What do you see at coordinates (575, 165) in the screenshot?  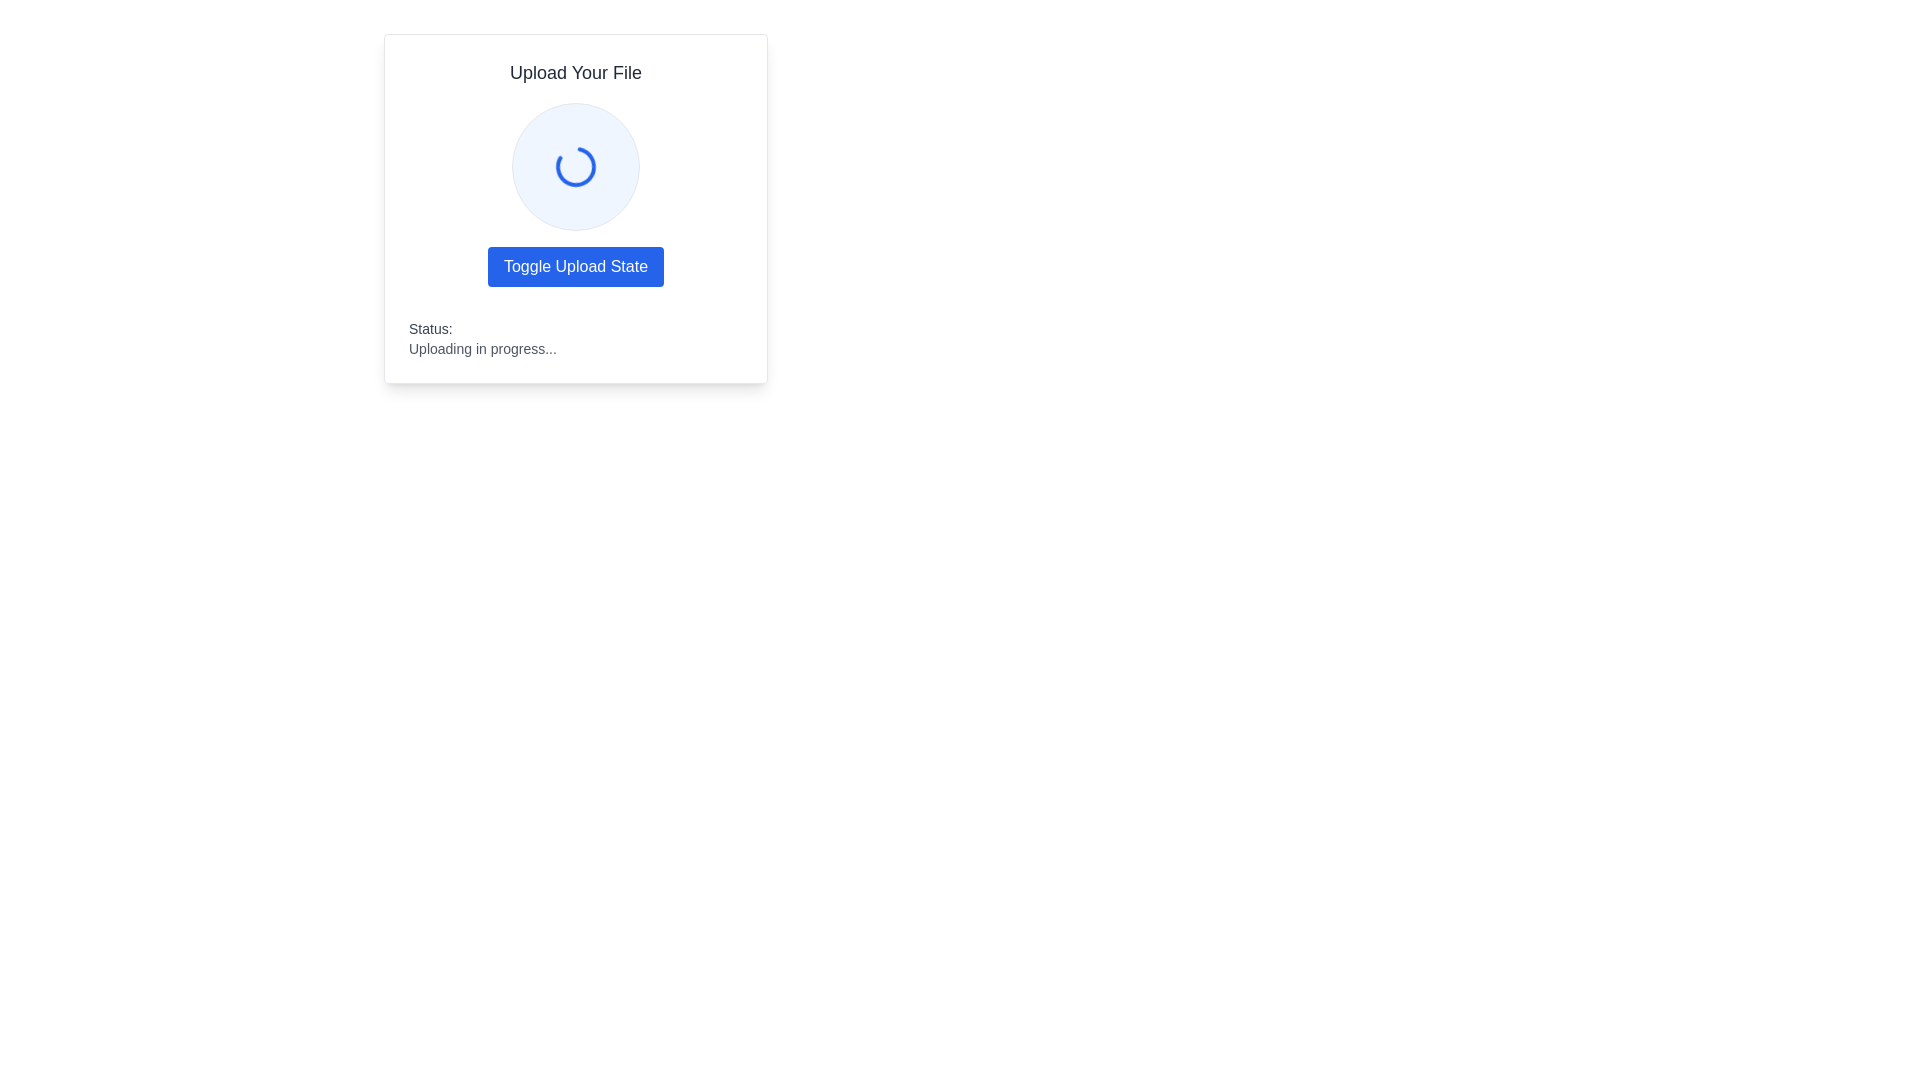 I see `the Spinner/Loader that indicates a loading or progress state, located centrally below the title 'Upload Your File' and above the 'Toggle Upload State' button` at bounding box center [575, 165].